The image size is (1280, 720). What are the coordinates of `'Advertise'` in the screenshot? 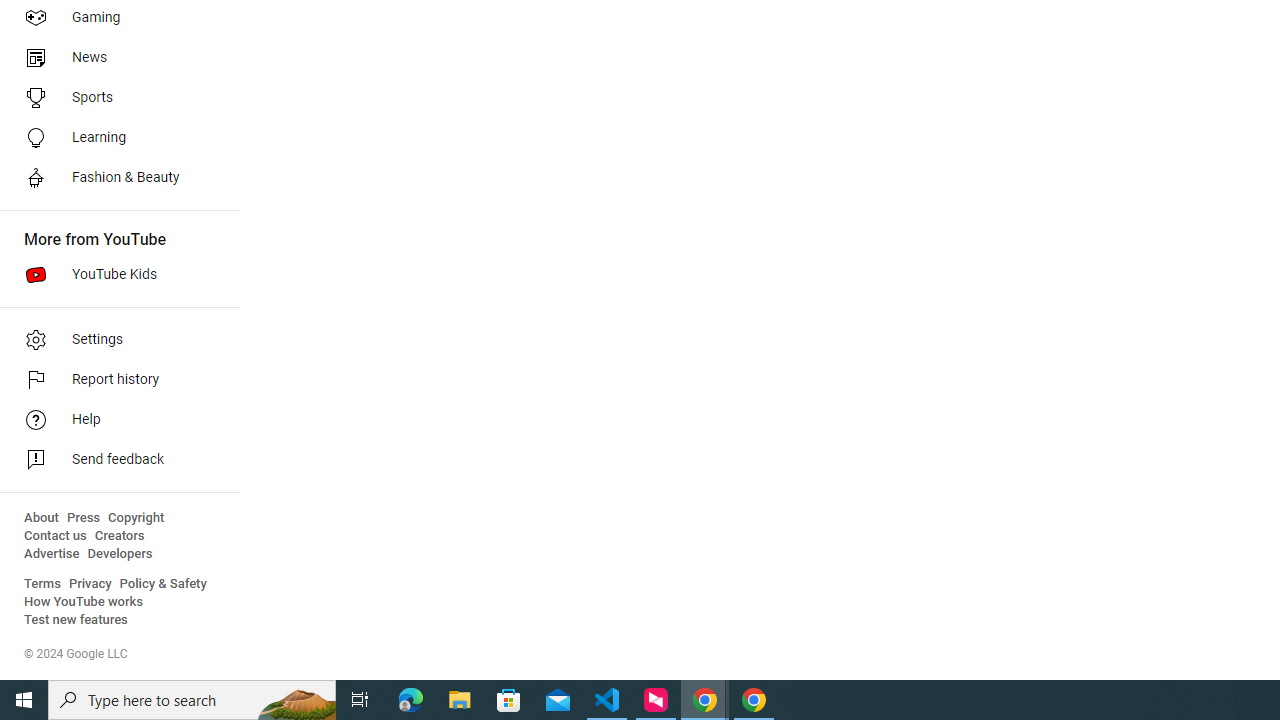 It's located at (51, 554).